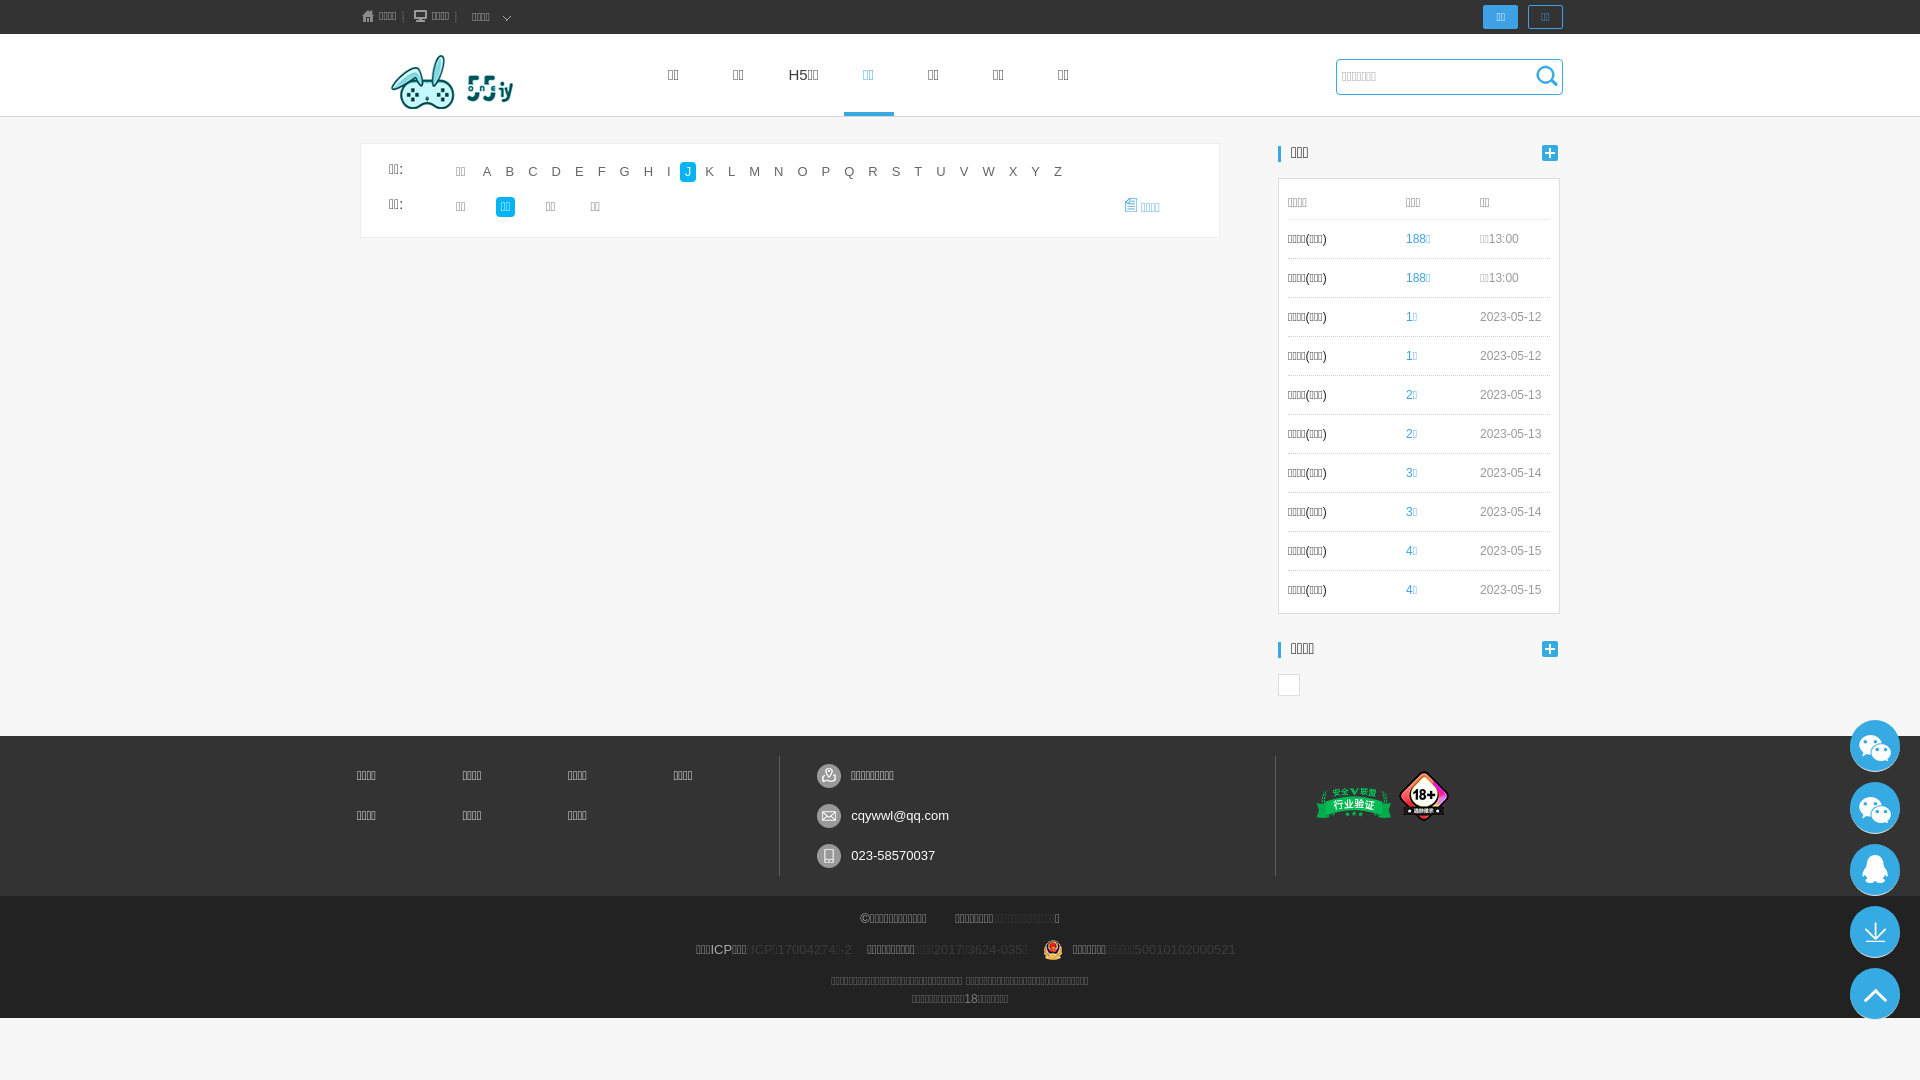  Describe the element at coordinates (487, 171) in the screenshot. I see `'A'` at that location.